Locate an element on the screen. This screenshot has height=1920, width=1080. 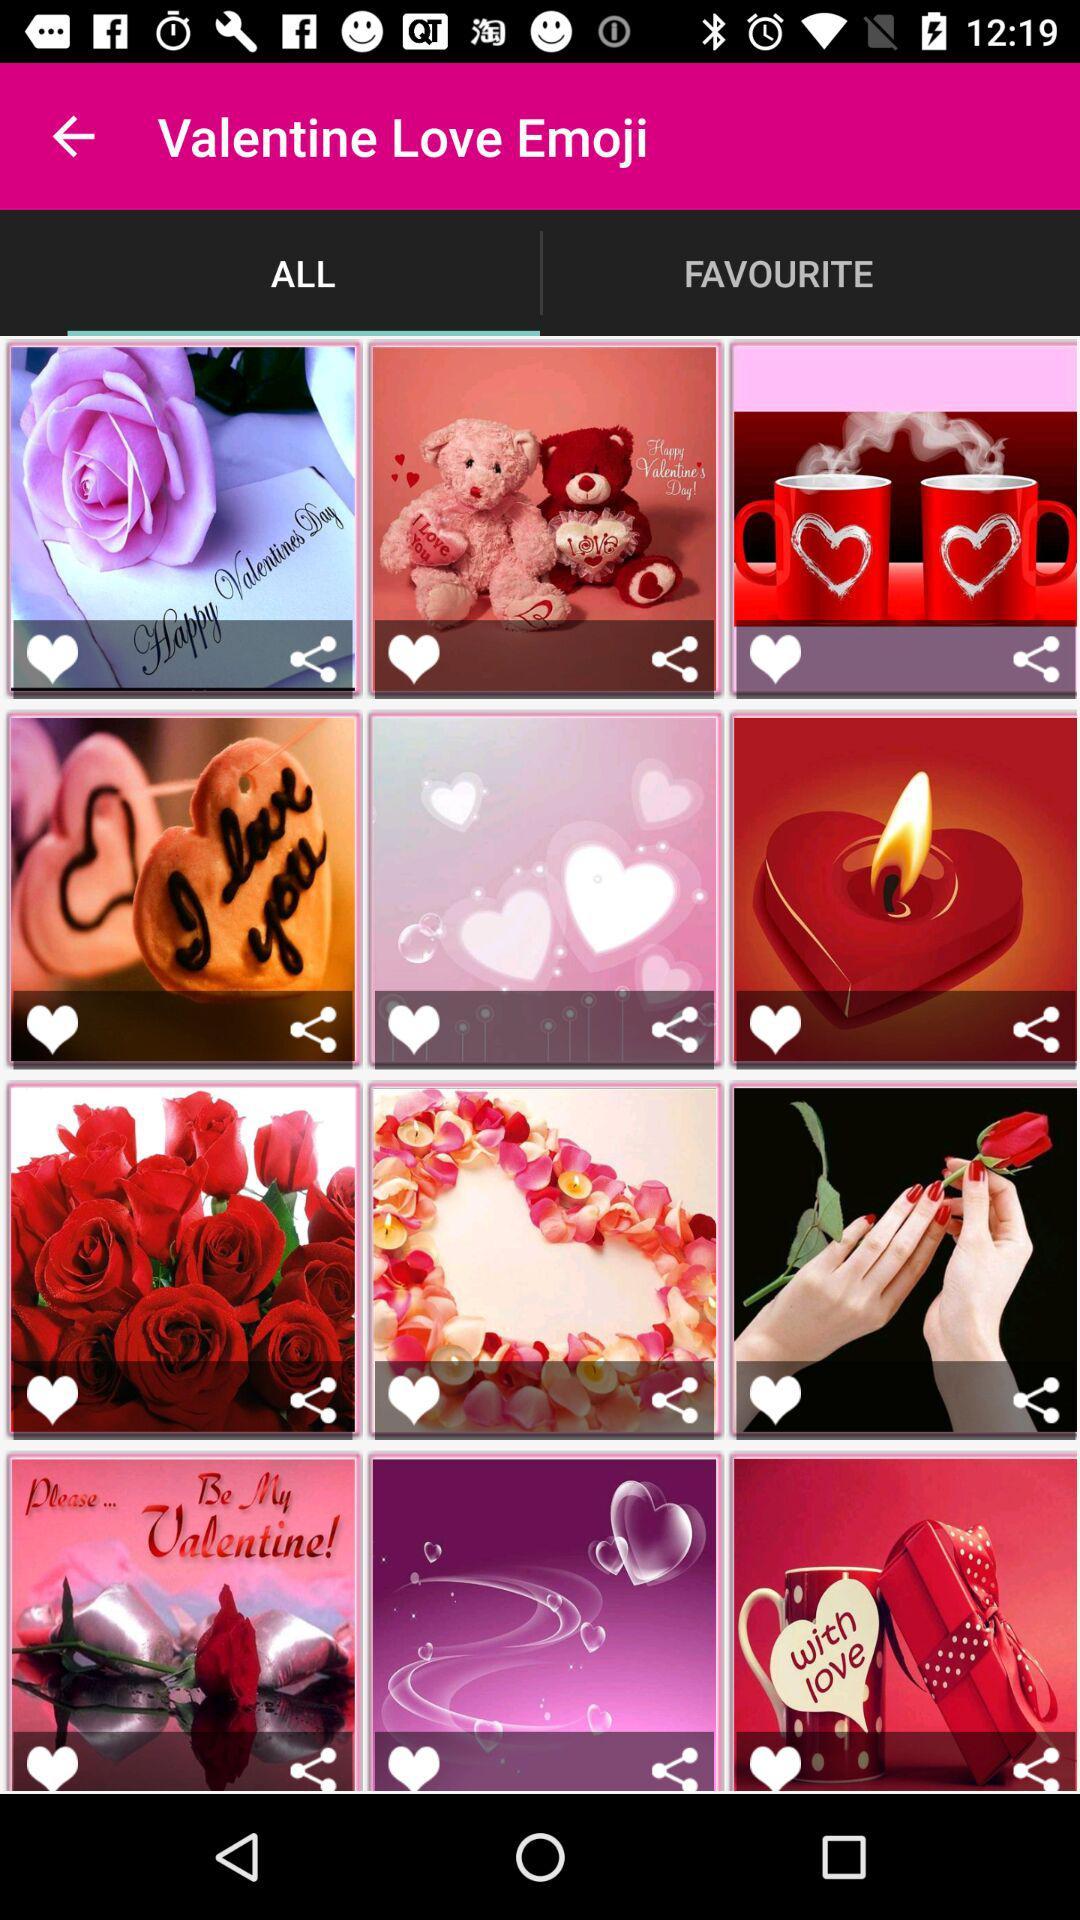
share the article is located at coordinates (675, 1399).